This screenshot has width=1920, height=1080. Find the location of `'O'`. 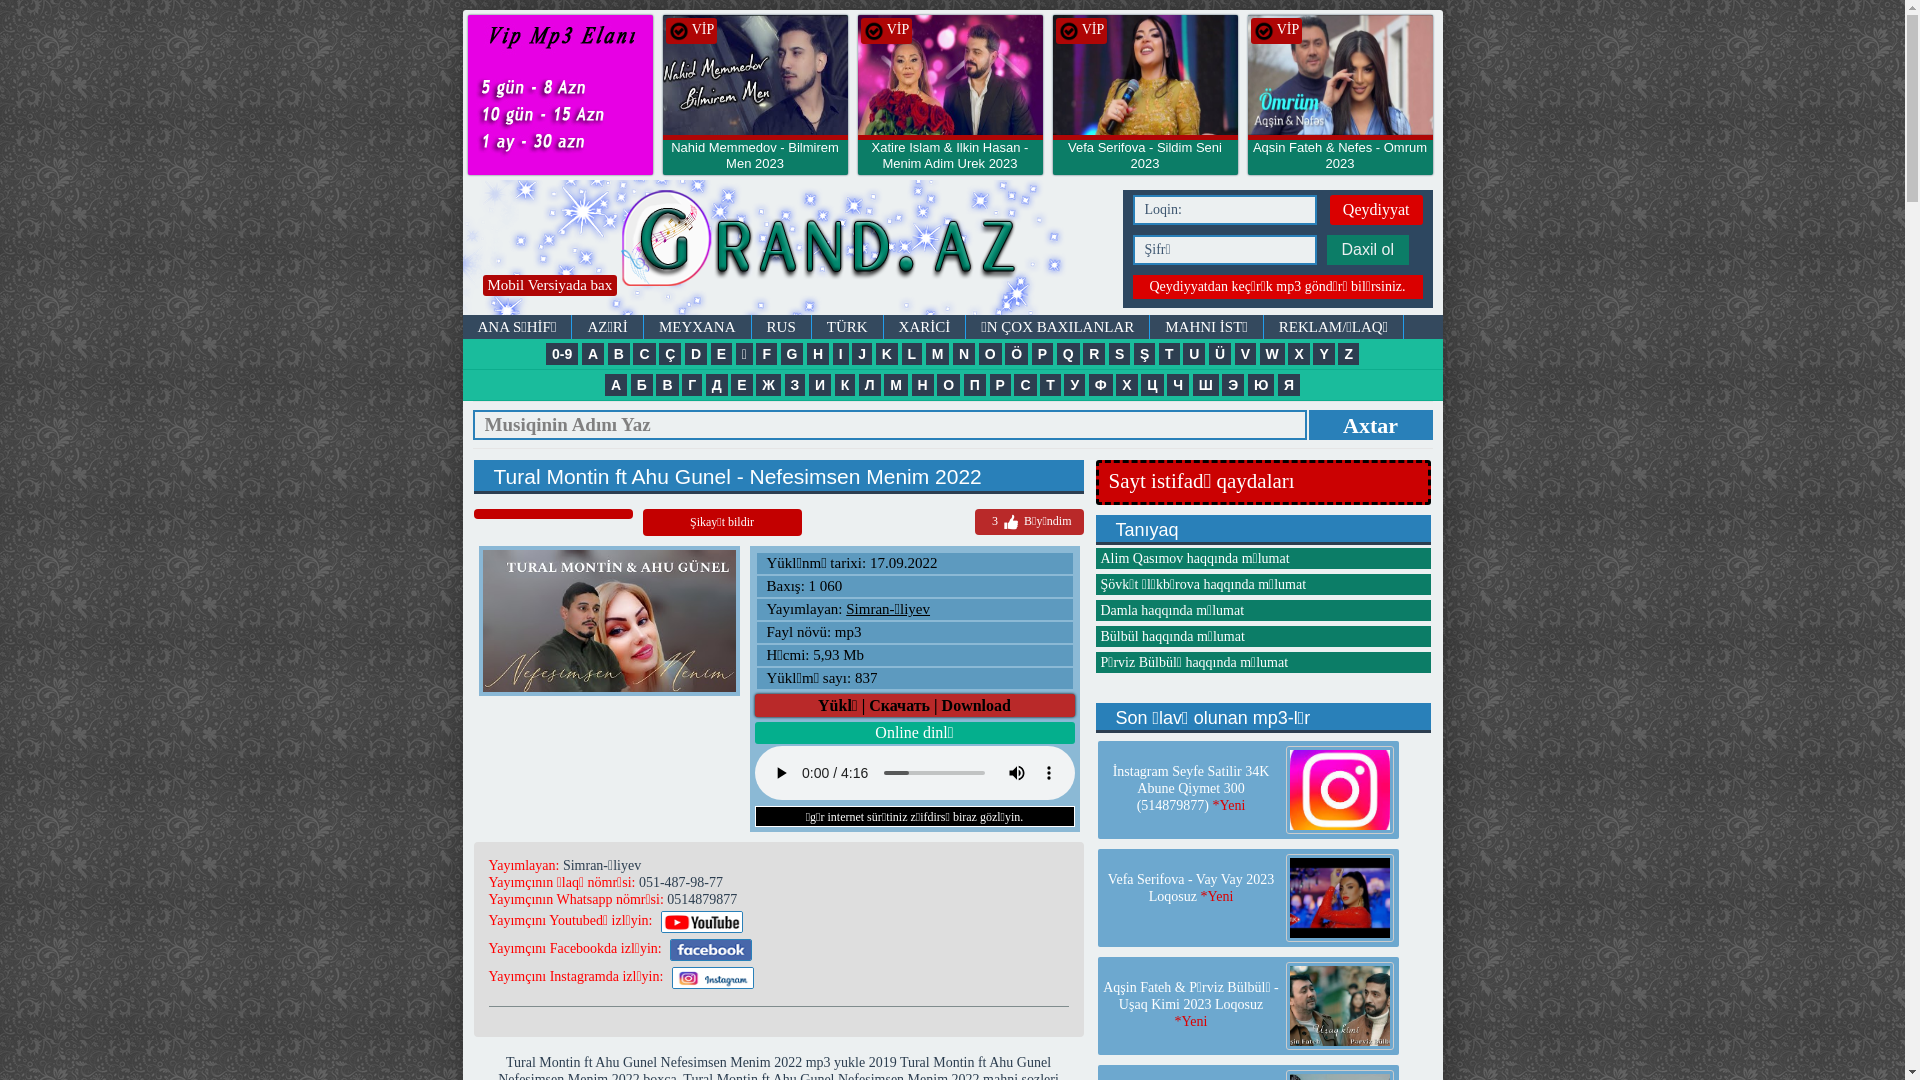

'O' is located at coordinates (979, 353).